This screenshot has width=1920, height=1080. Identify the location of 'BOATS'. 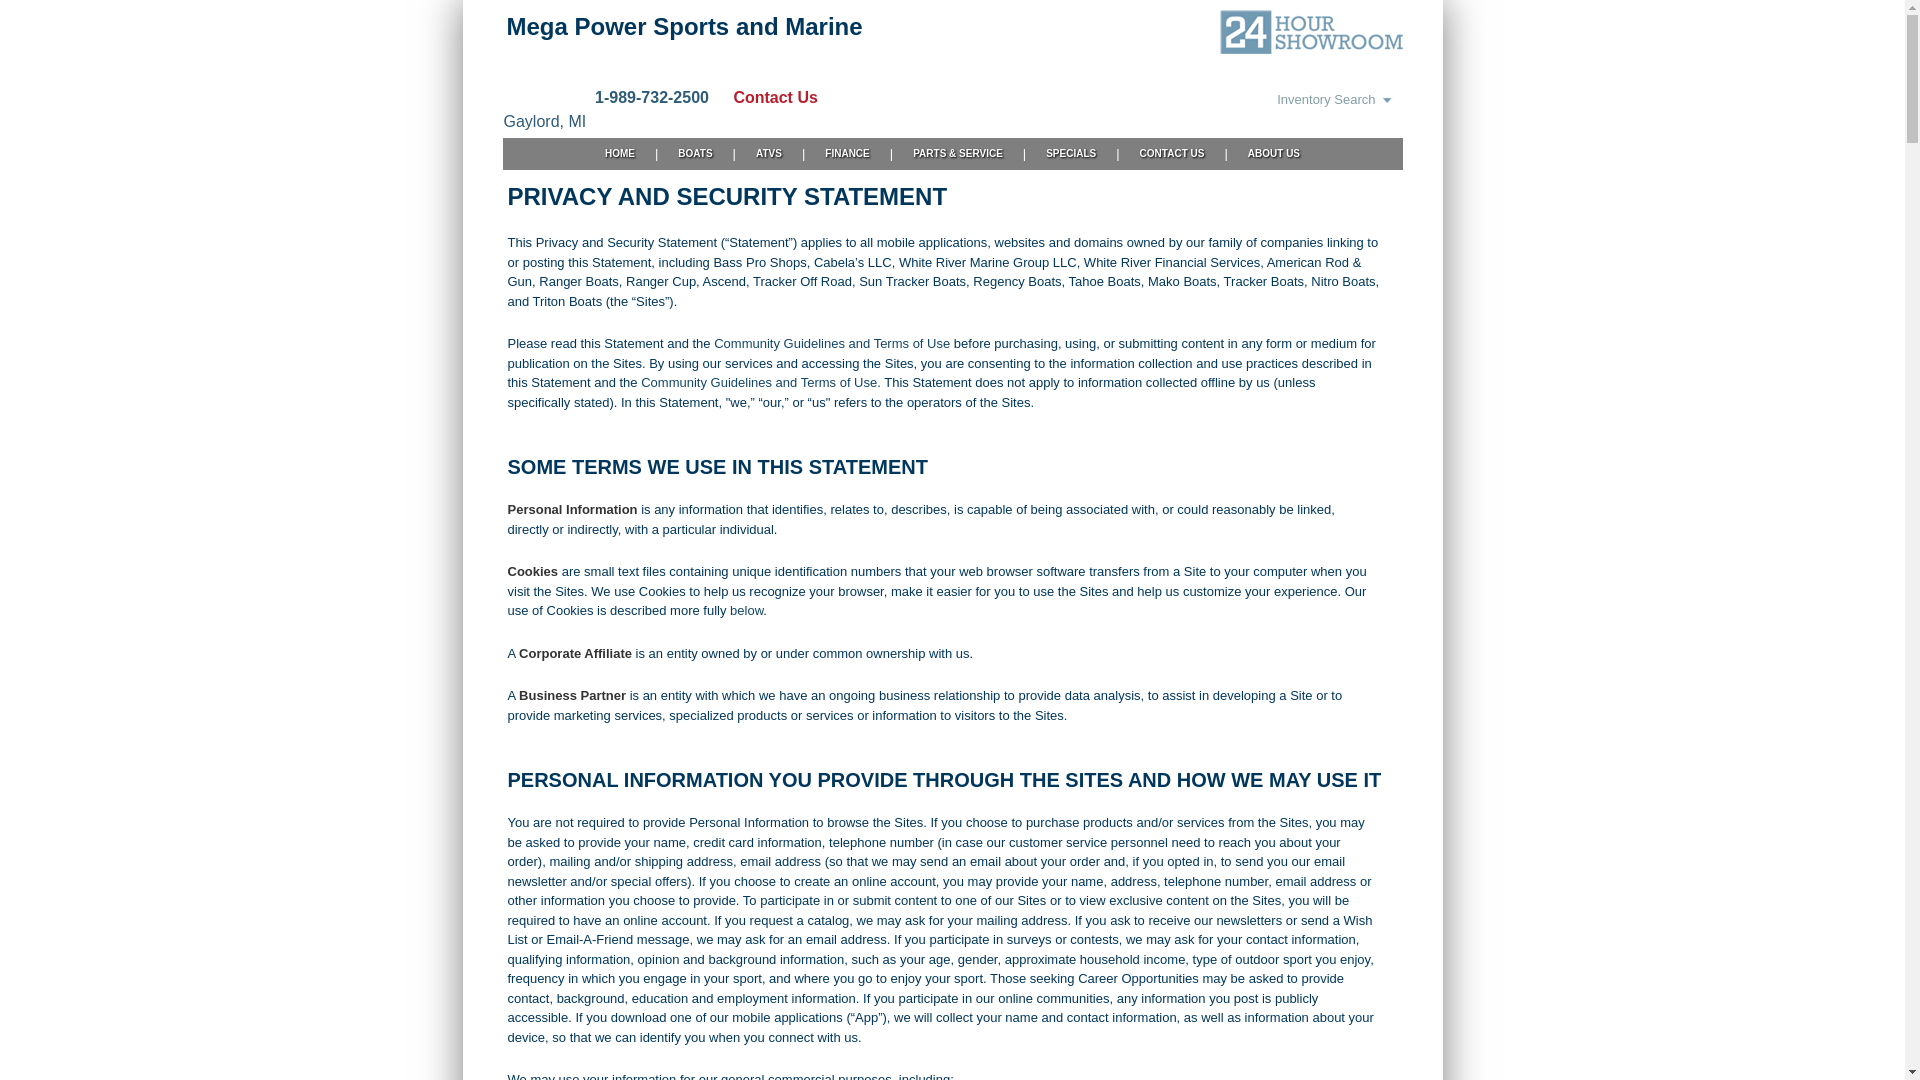
(657, 153).